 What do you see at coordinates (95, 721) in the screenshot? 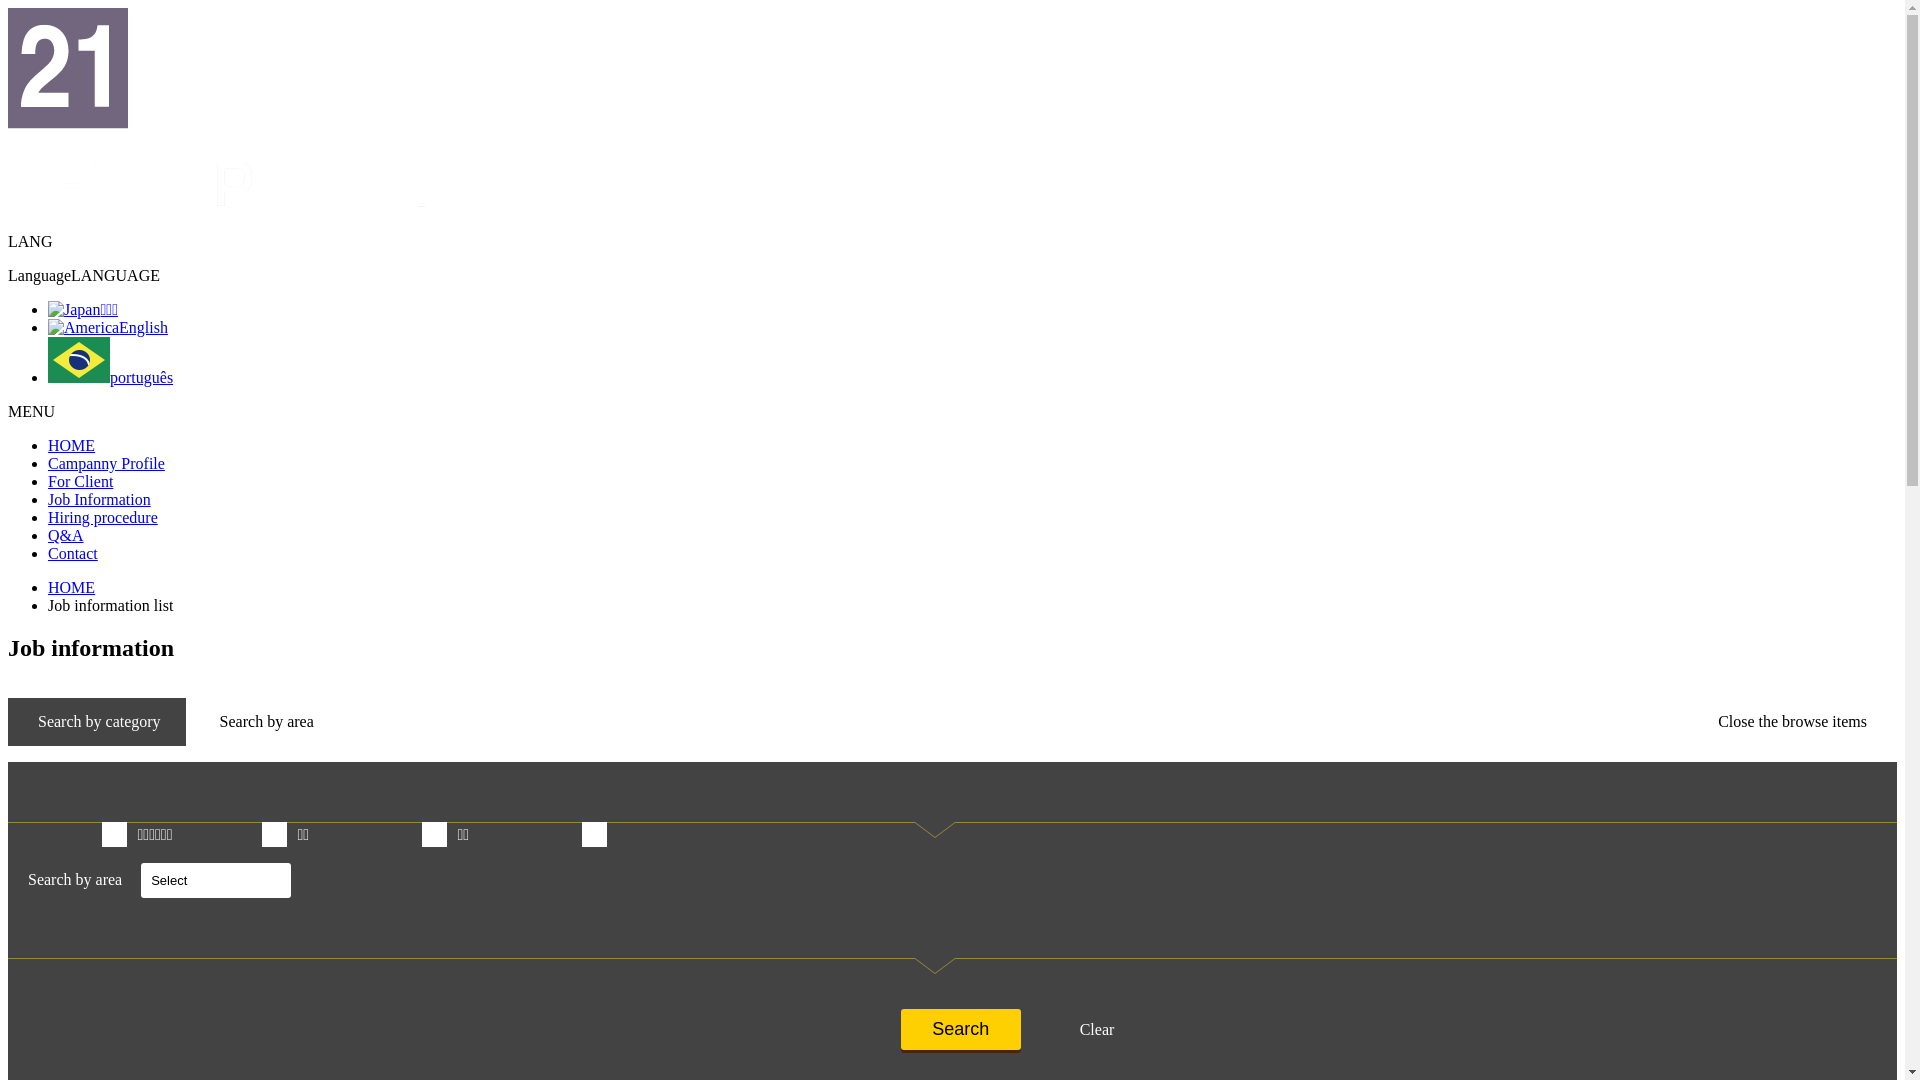
I see `'Search by category'` at bounding box center [95, 721].